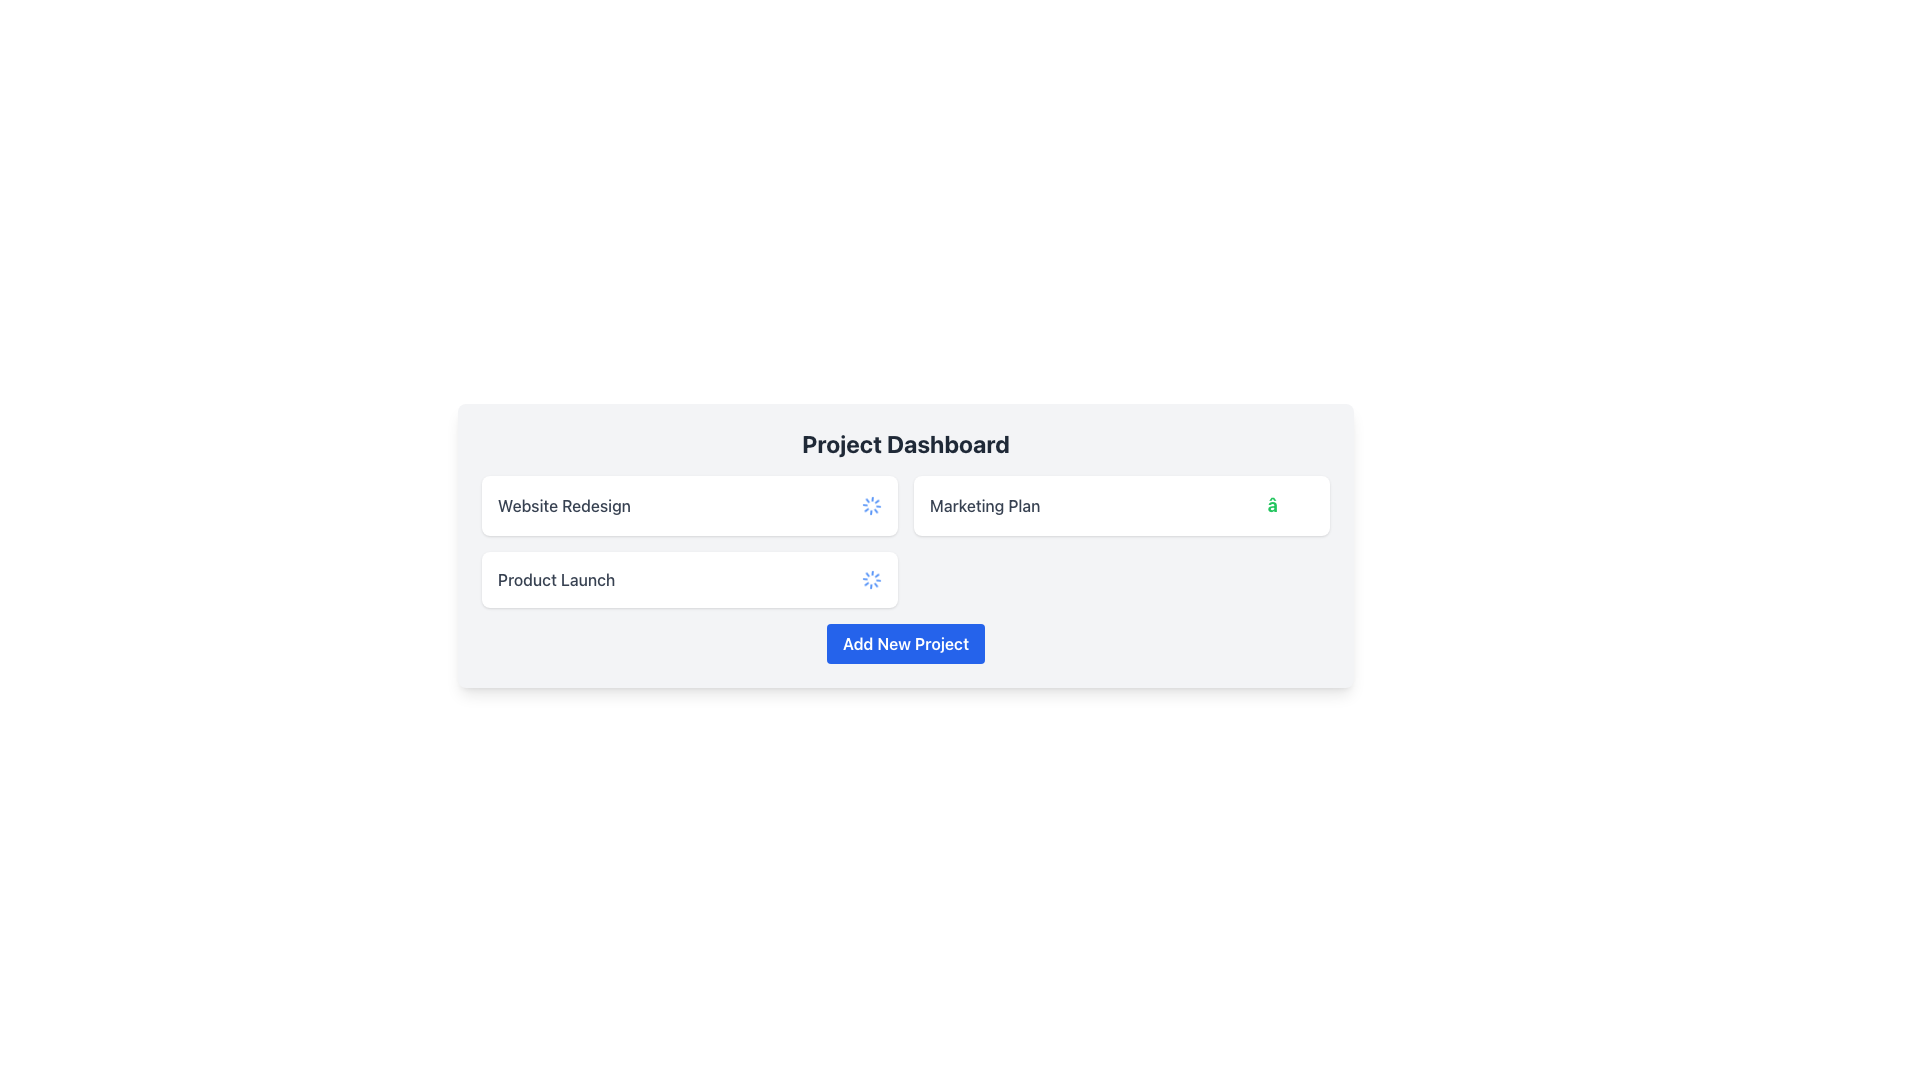  Describe the element at coordinates (1291, 504) in the screenshot. I see `the green checkmark icon located in the top-right section of the 'Marketing Plan' card on the dashboard` at that location.